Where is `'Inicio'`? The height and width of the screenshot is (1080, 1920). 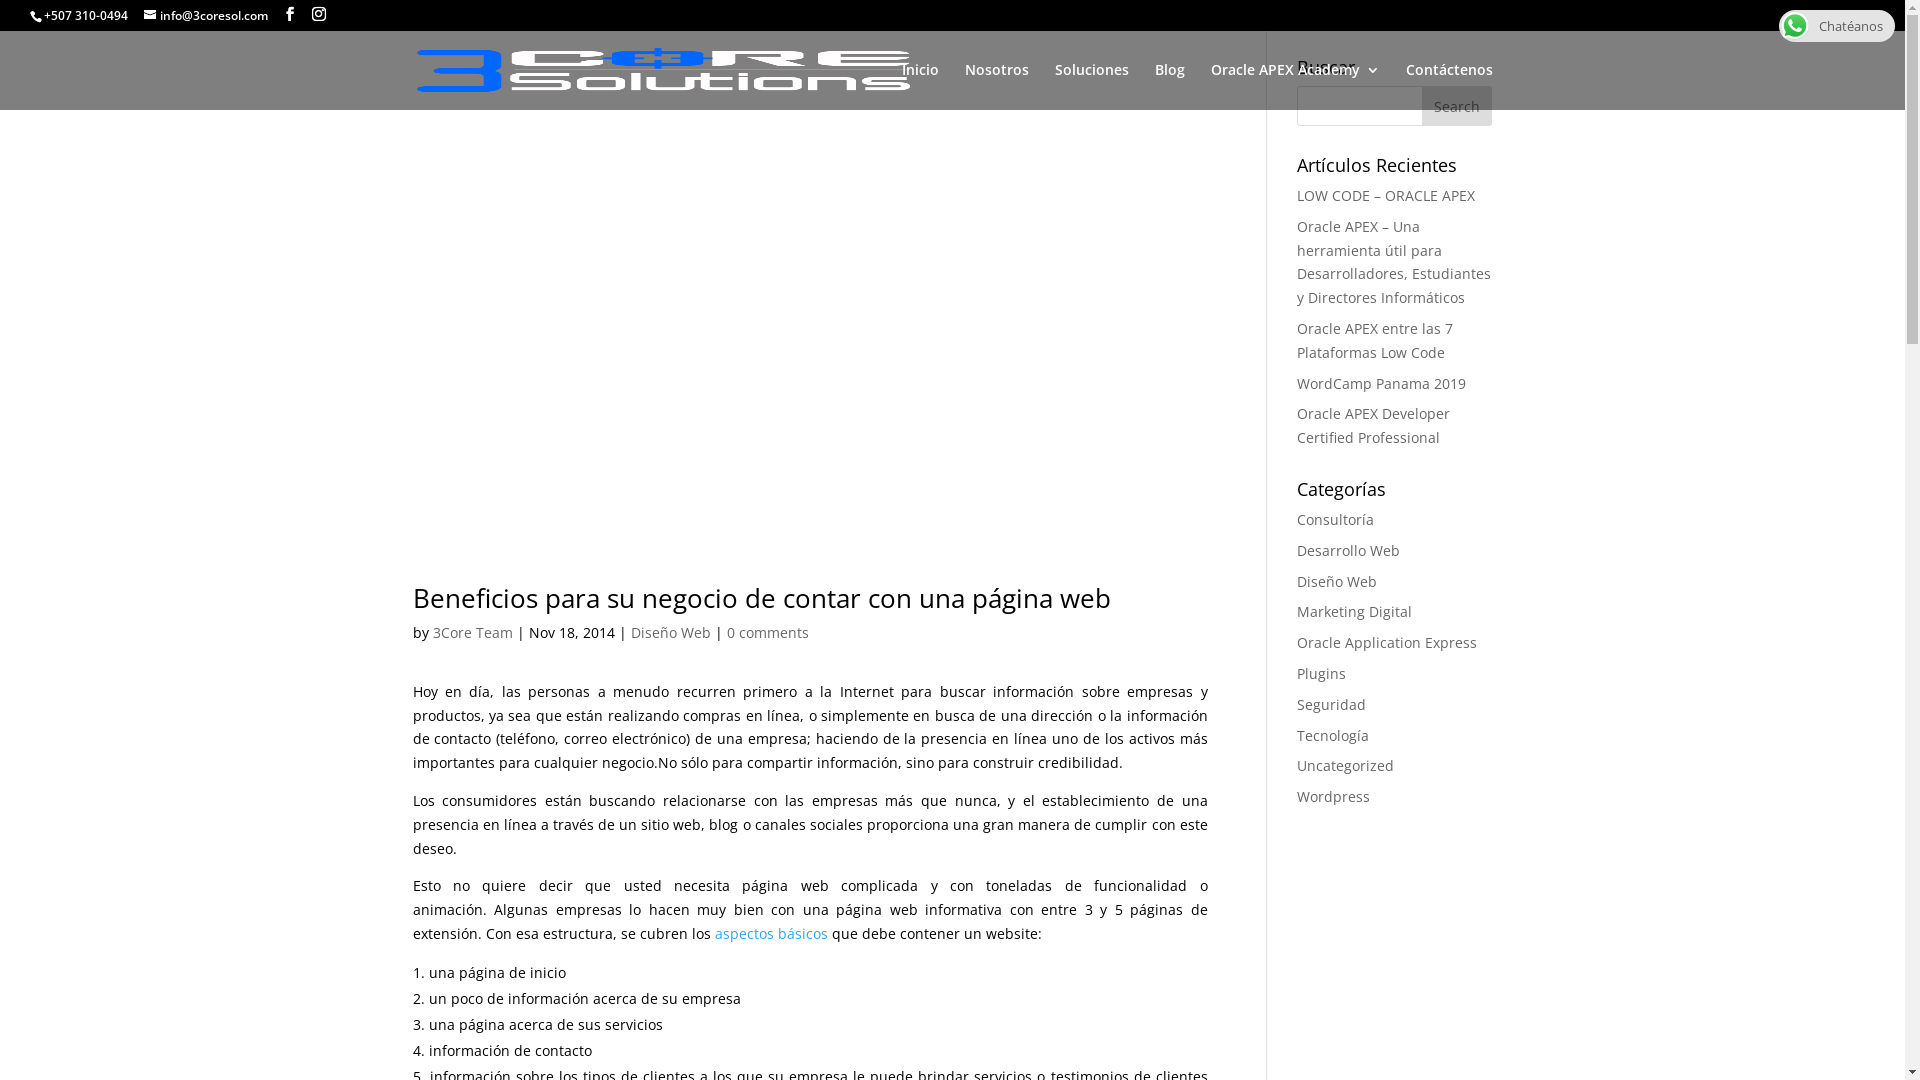
'Inicio' is located at coordinates (919, 85).